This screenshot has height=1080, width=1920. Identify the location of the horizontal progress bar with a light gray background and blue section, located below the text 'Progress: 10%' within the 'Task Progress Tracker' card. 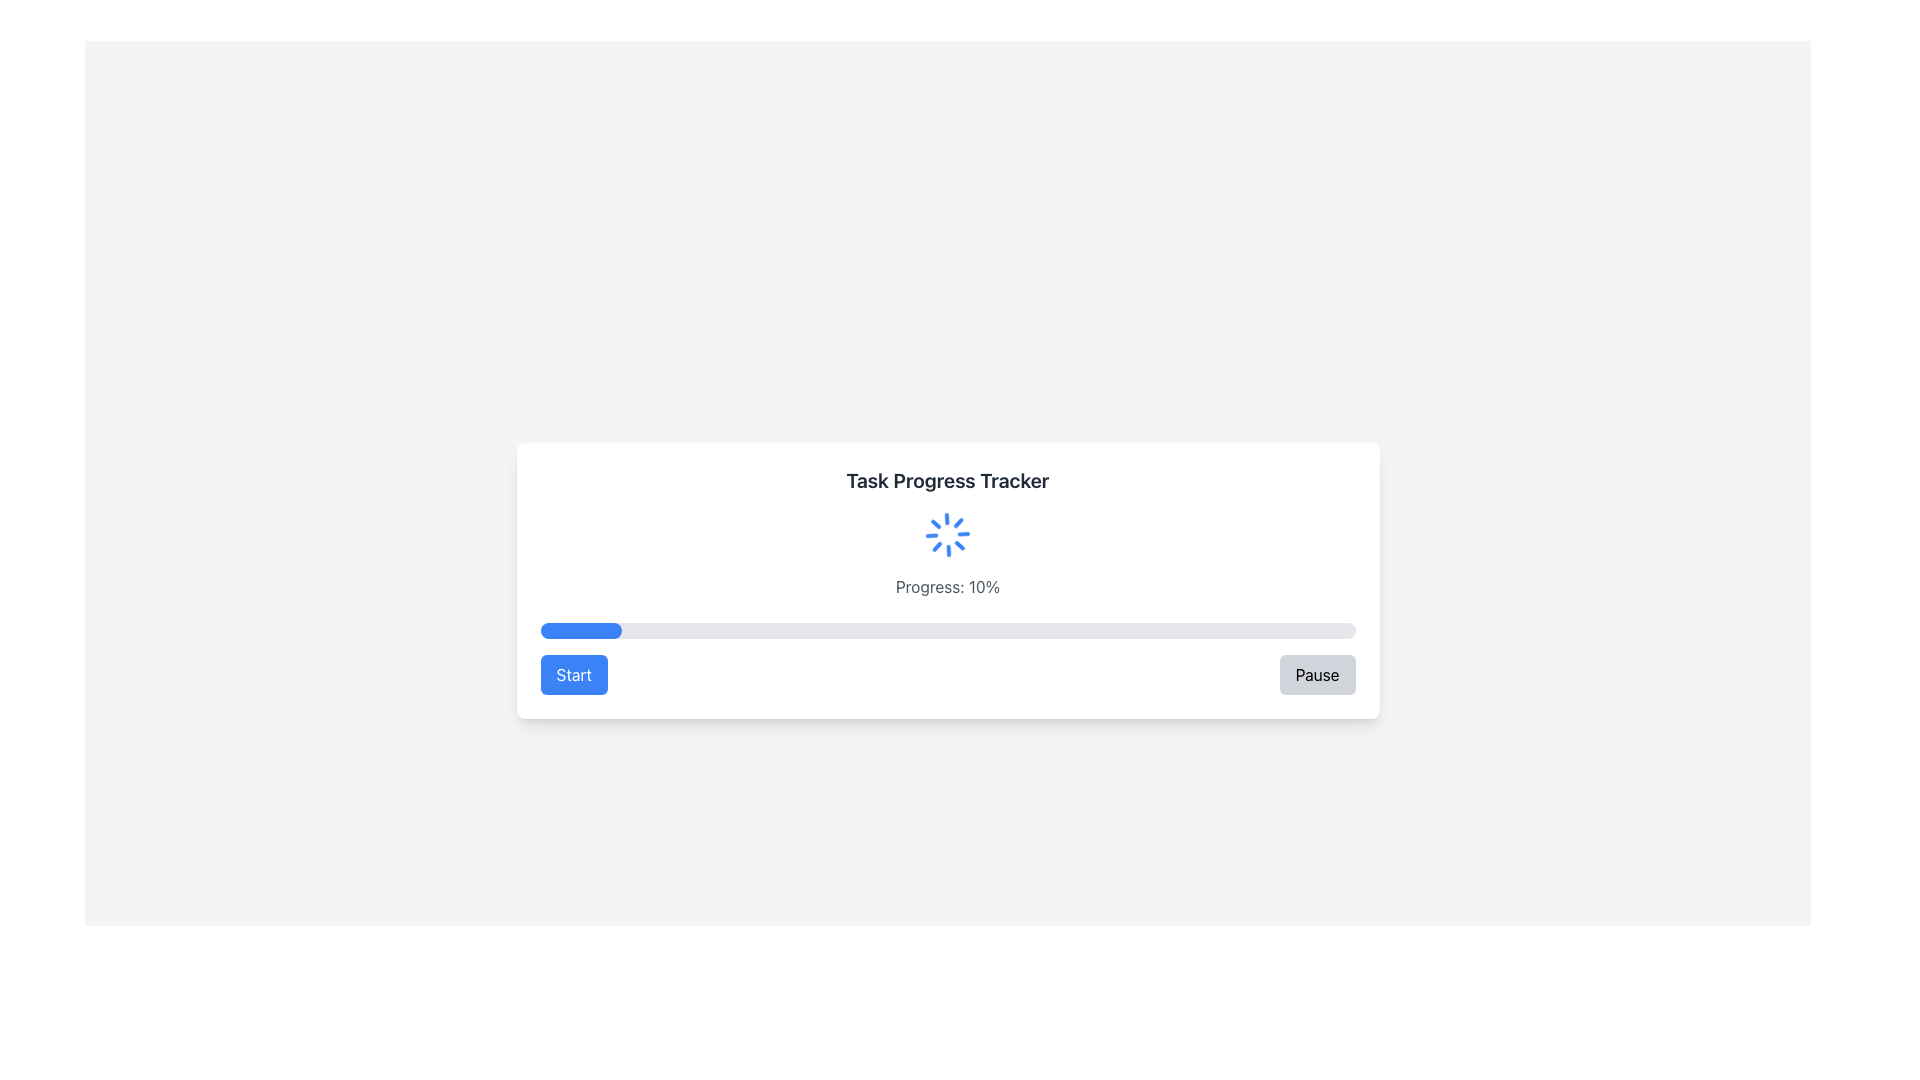
(947, 631).